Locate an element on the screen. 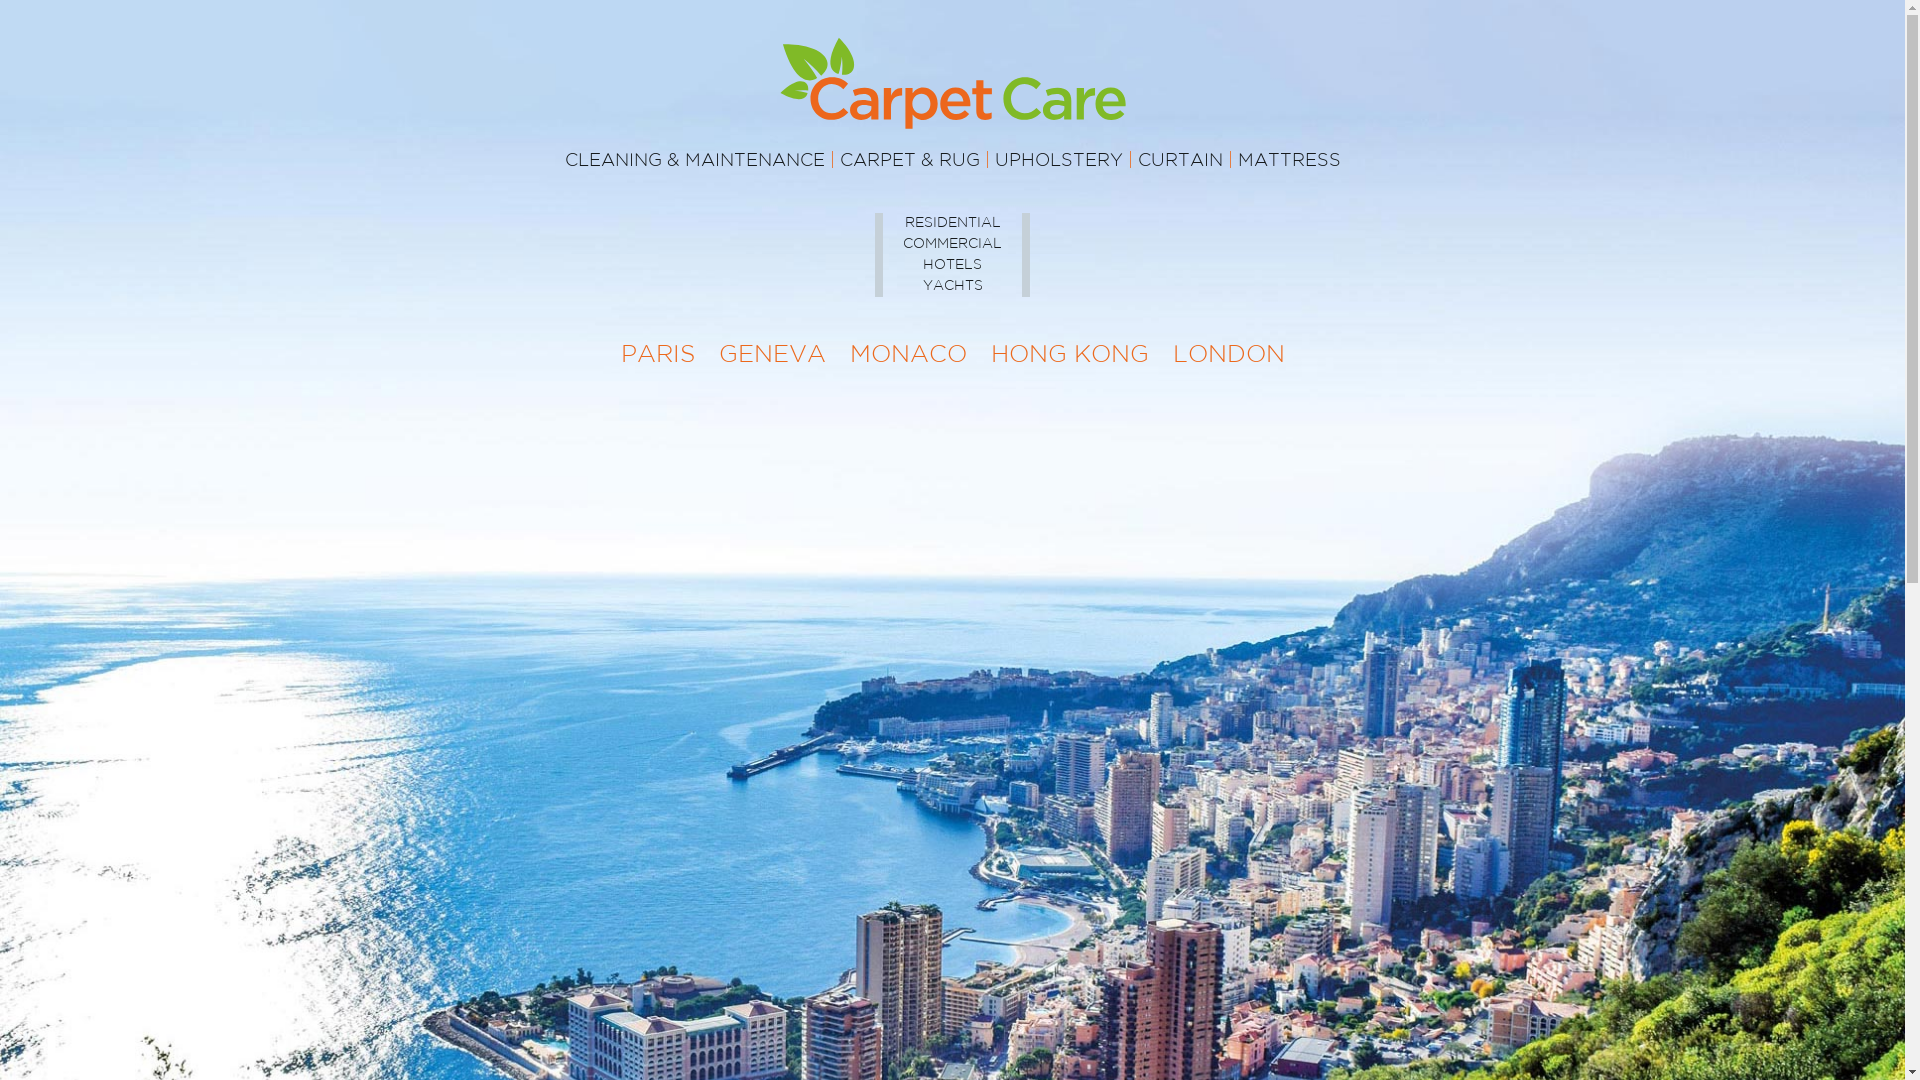 The height and width of the screenshot is (1080, 1920). 'GENEVA' is located at coordinates (770, 353).